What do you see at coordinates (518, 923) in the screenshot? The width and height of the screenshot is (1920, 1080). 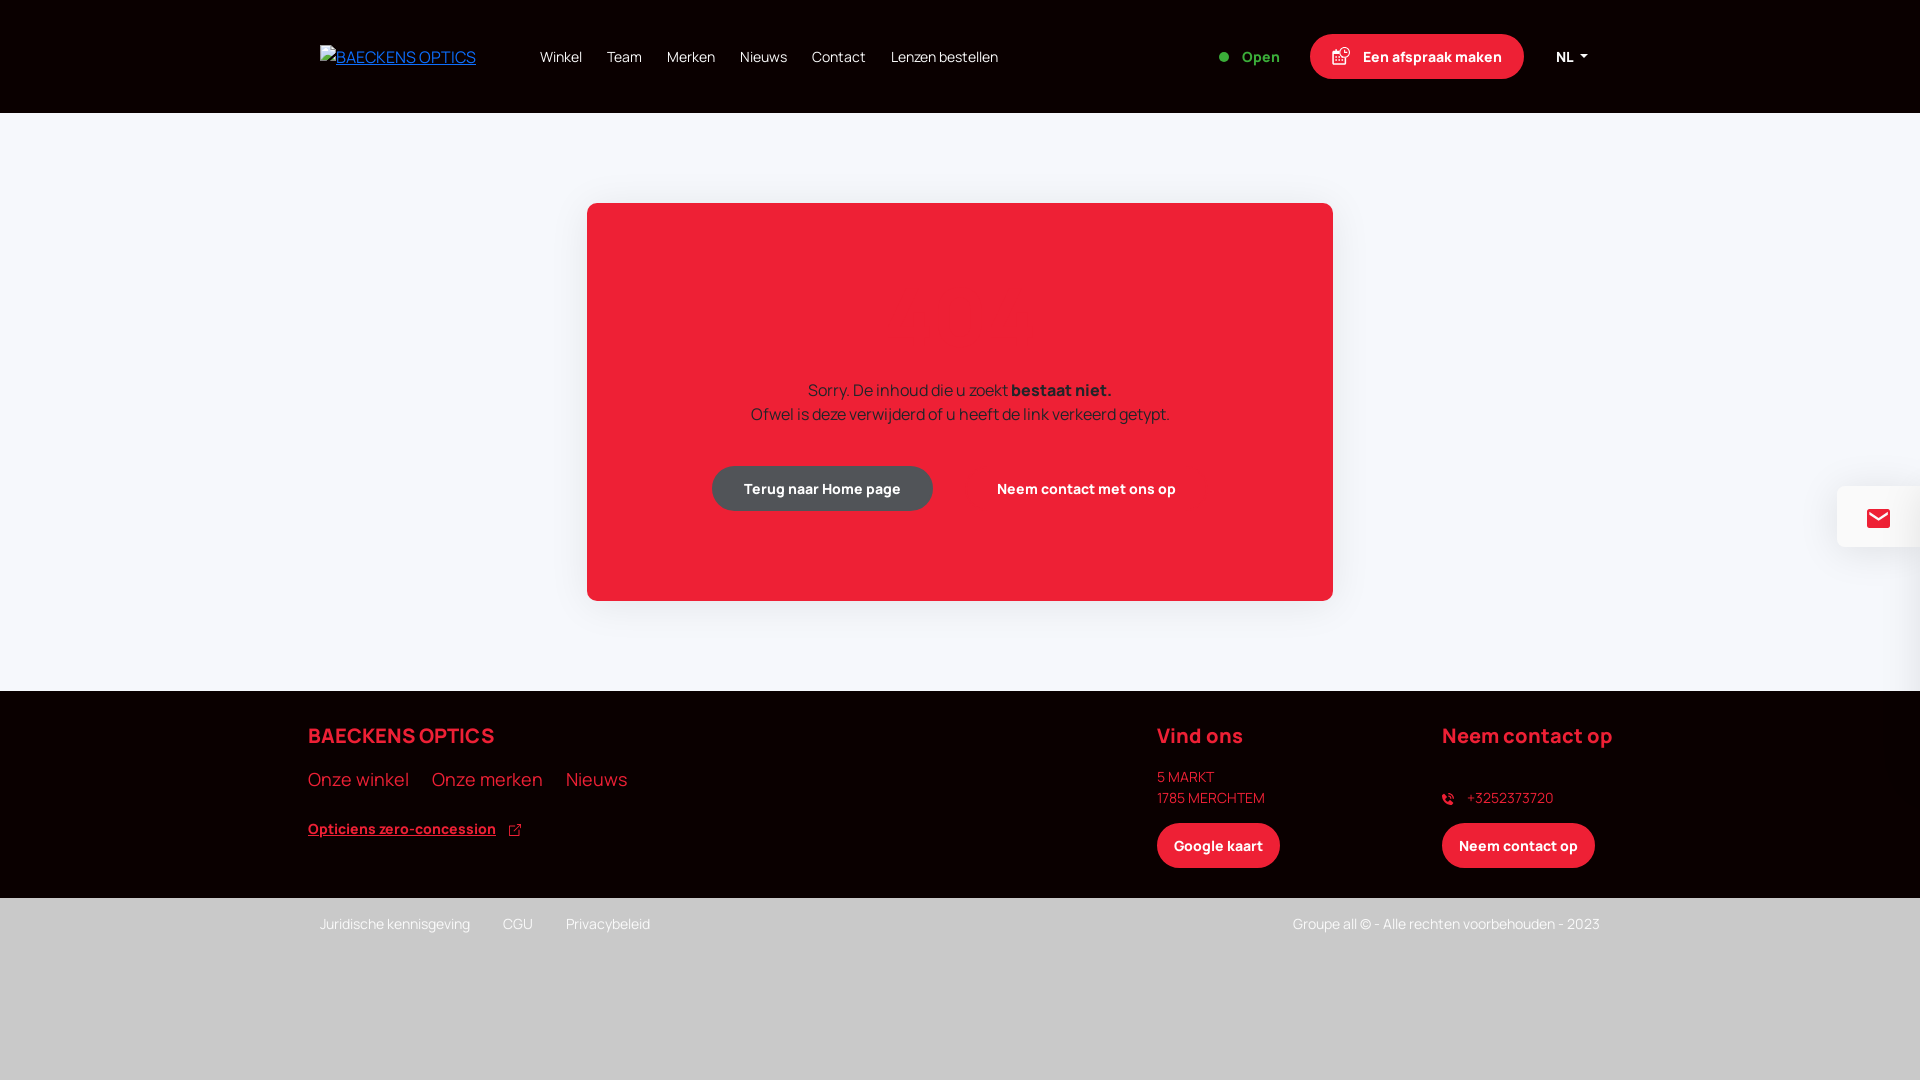 I see `'CGU'` at bounding box center [518, 923].